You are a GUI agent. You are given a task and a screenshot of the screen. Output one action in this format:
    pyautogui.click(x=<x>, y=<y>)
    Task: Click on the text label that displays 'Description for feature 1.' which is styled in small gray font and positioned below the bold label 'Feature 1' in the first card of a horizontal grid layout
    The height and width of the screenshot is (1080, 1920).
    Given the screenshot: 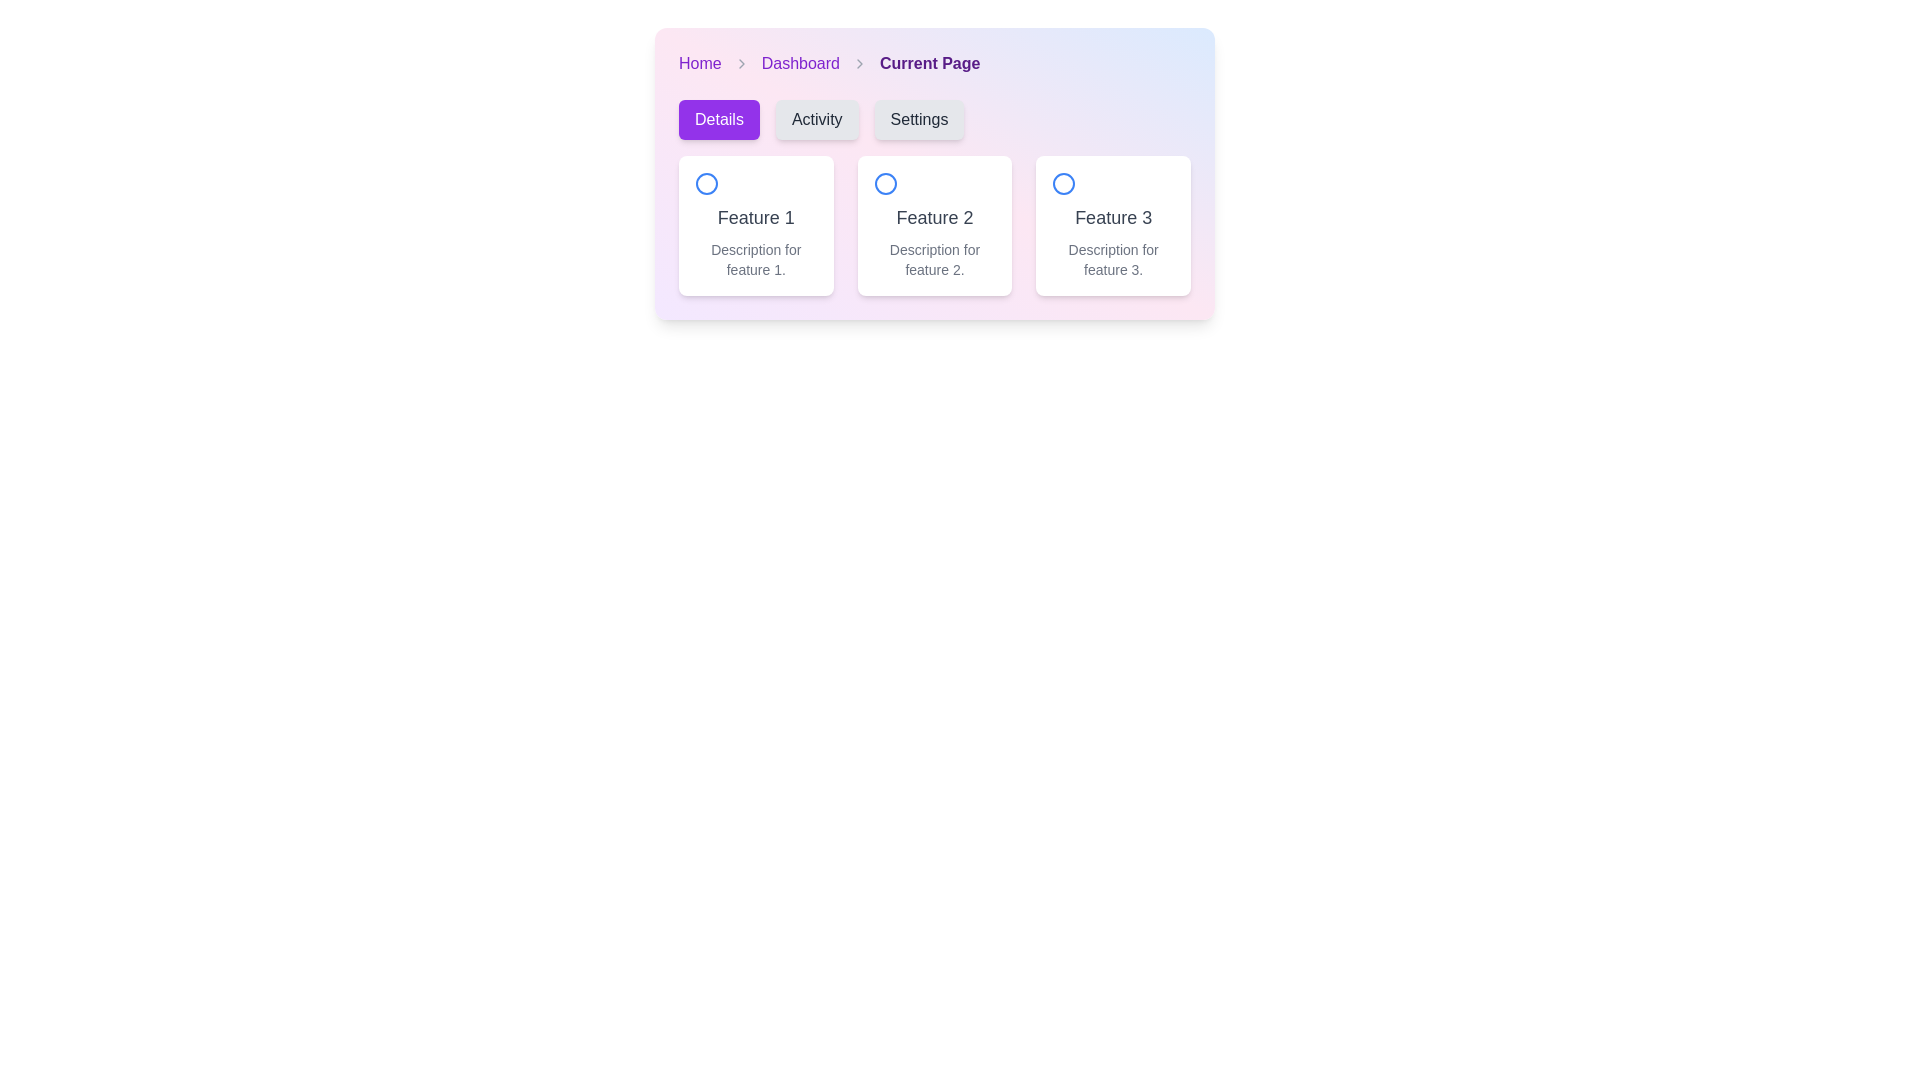 What is the action you would take?
    pyautogui.click(x=755, y=258)
    